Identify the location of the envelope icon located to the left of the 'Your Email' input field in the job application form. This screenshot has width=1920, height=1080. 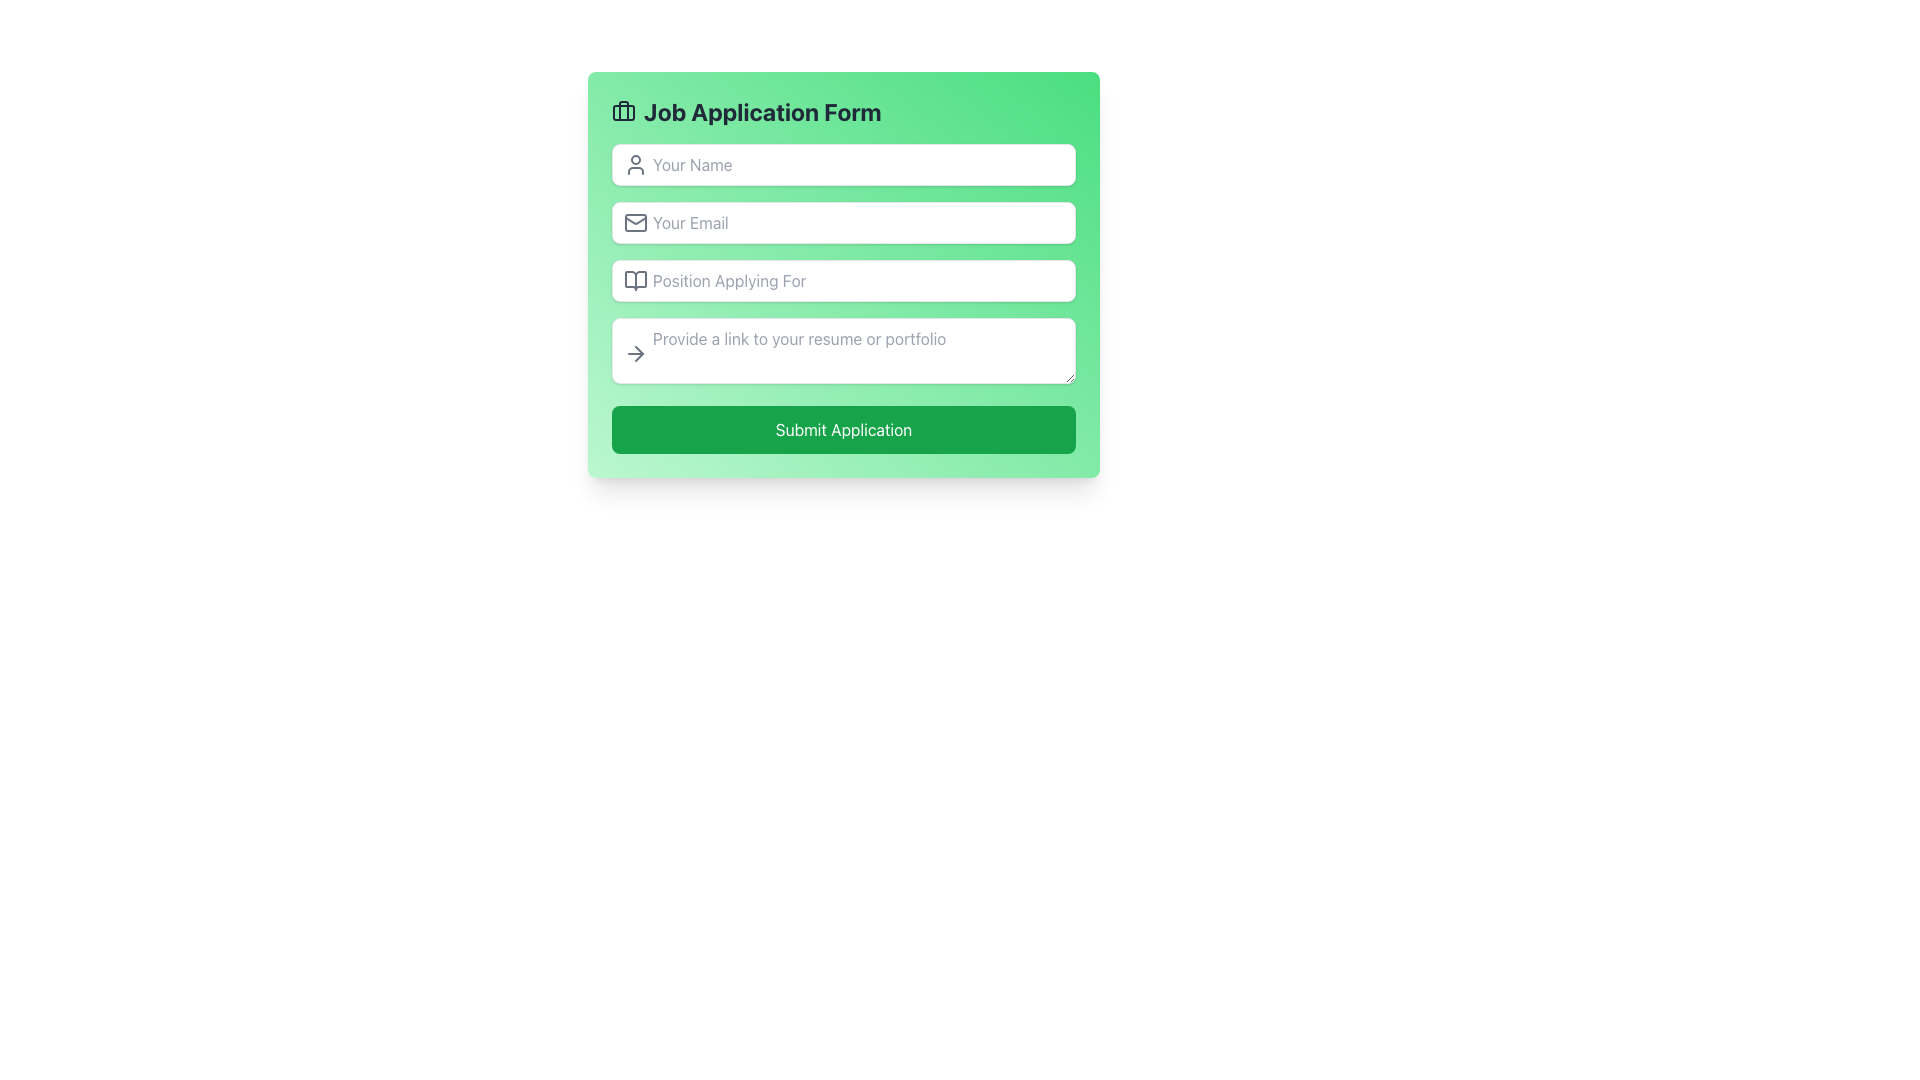
(634, 223).